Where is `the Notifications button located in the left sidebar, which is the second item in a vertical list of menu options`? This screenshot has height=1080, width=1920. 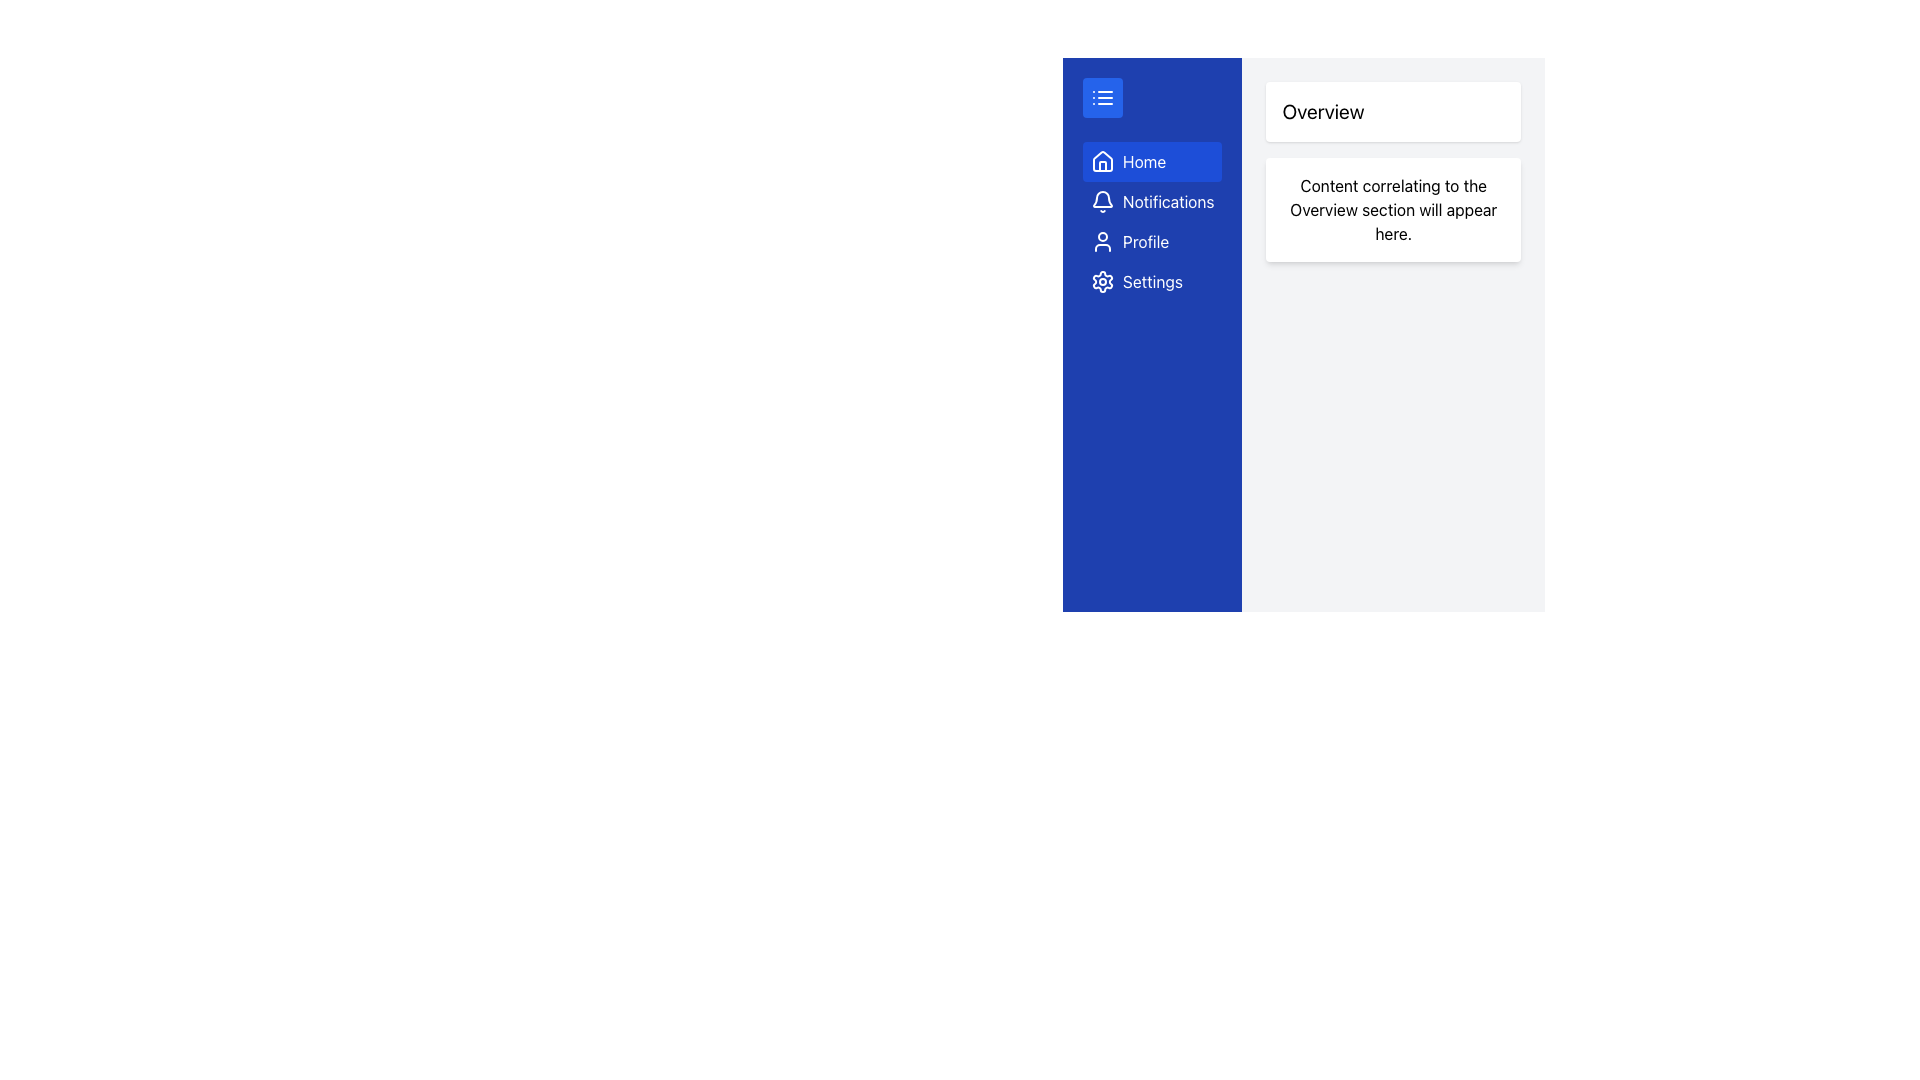
the Notifications button located in the left sidebar, which is the second item in a vertical list of menu options is located at coordinates (1152, 222).